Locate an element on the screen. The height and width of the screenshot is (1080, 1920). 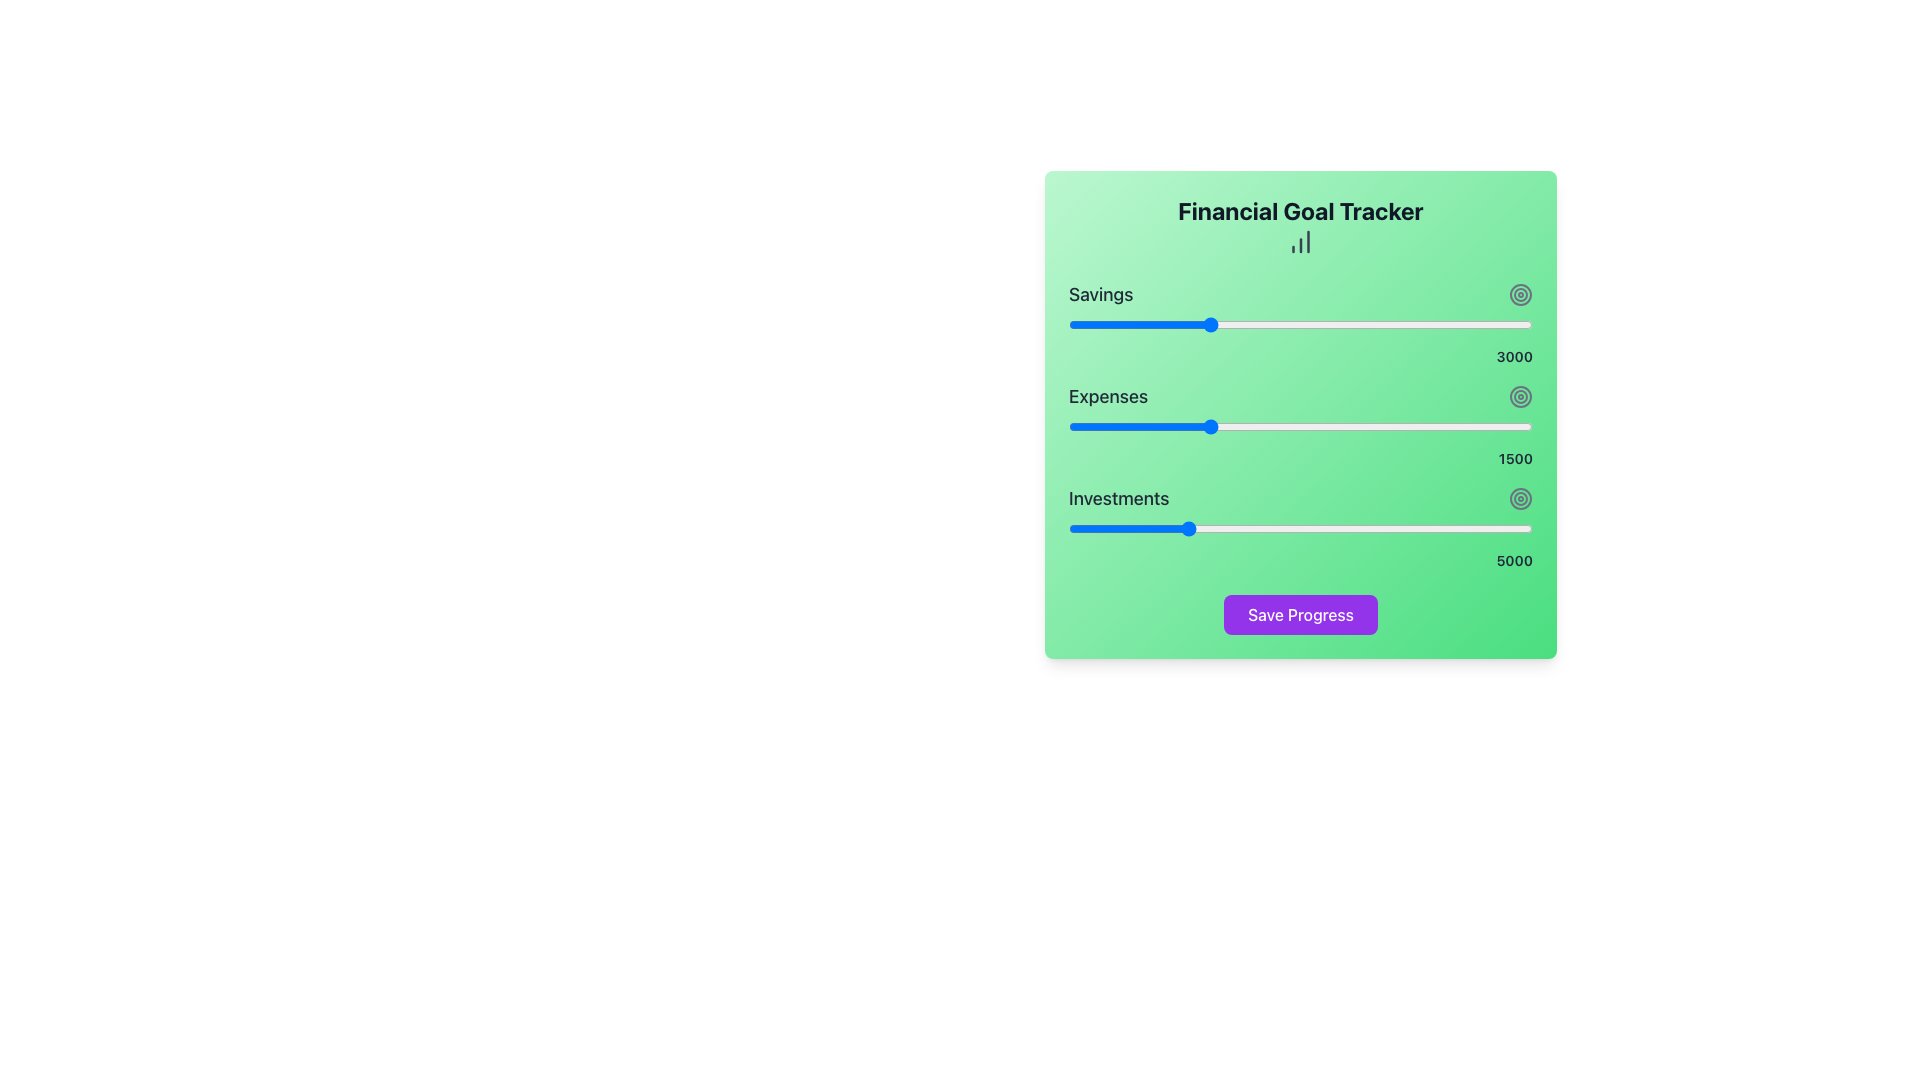
the investment goal is located at coordinates (1497, 527).